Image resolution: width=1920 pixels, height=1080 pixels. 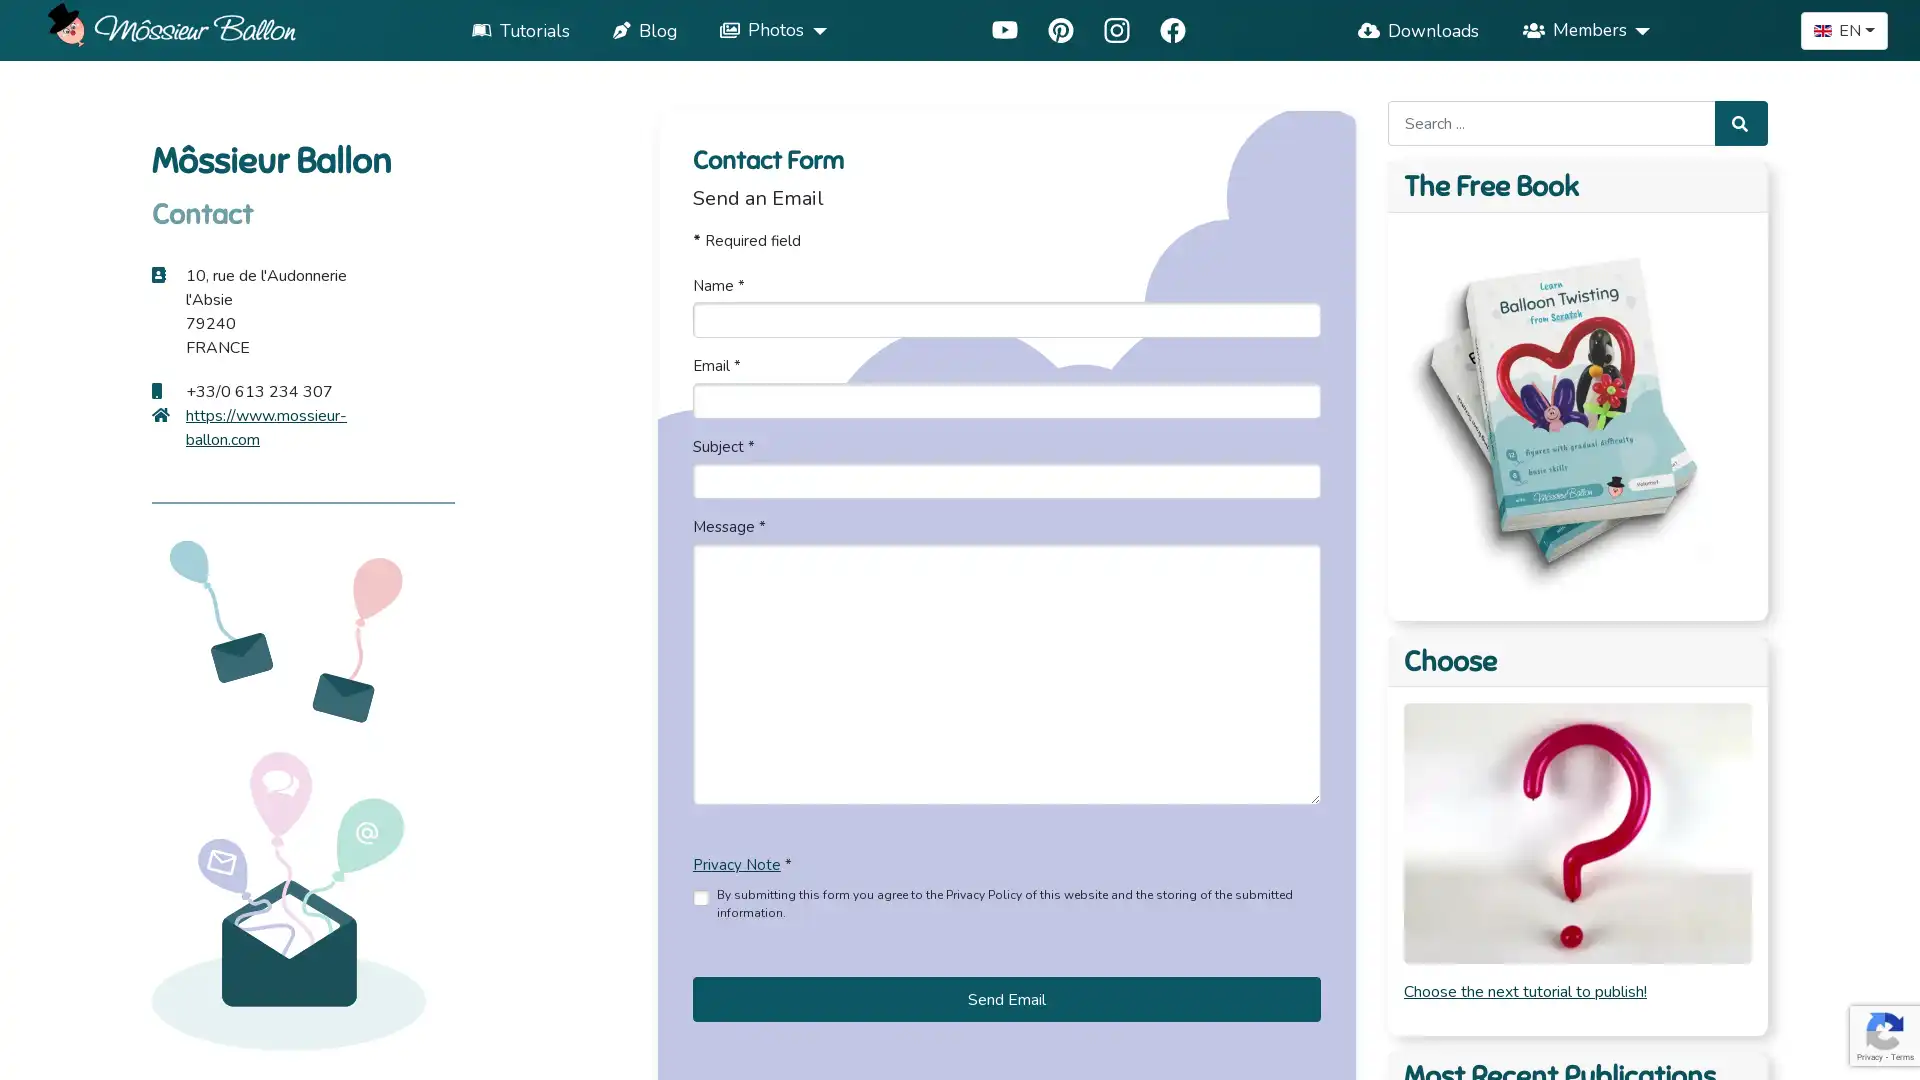 I want to click on Personalize (modal window), so click(x=1382, y=1051).